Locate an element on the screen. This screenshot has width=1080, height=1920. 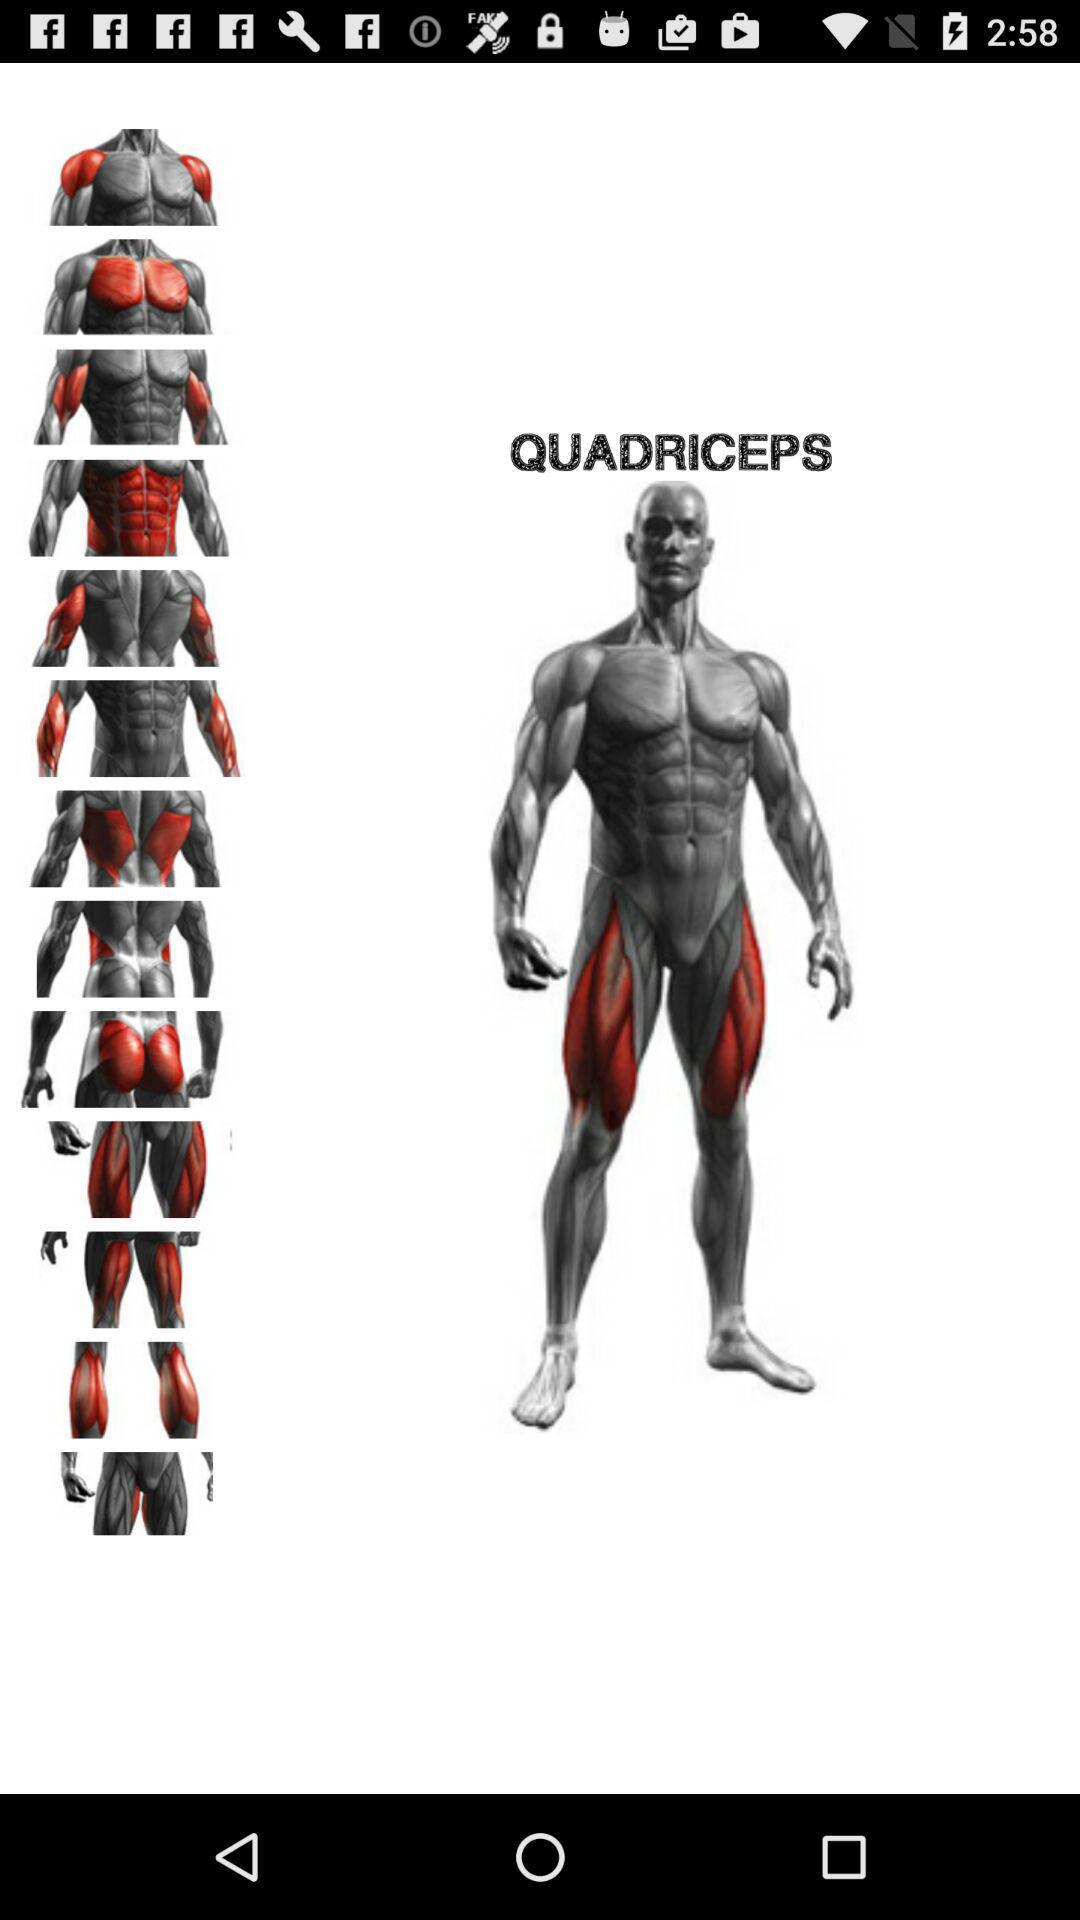
hamstrings is located at coordinates (131, 1382).